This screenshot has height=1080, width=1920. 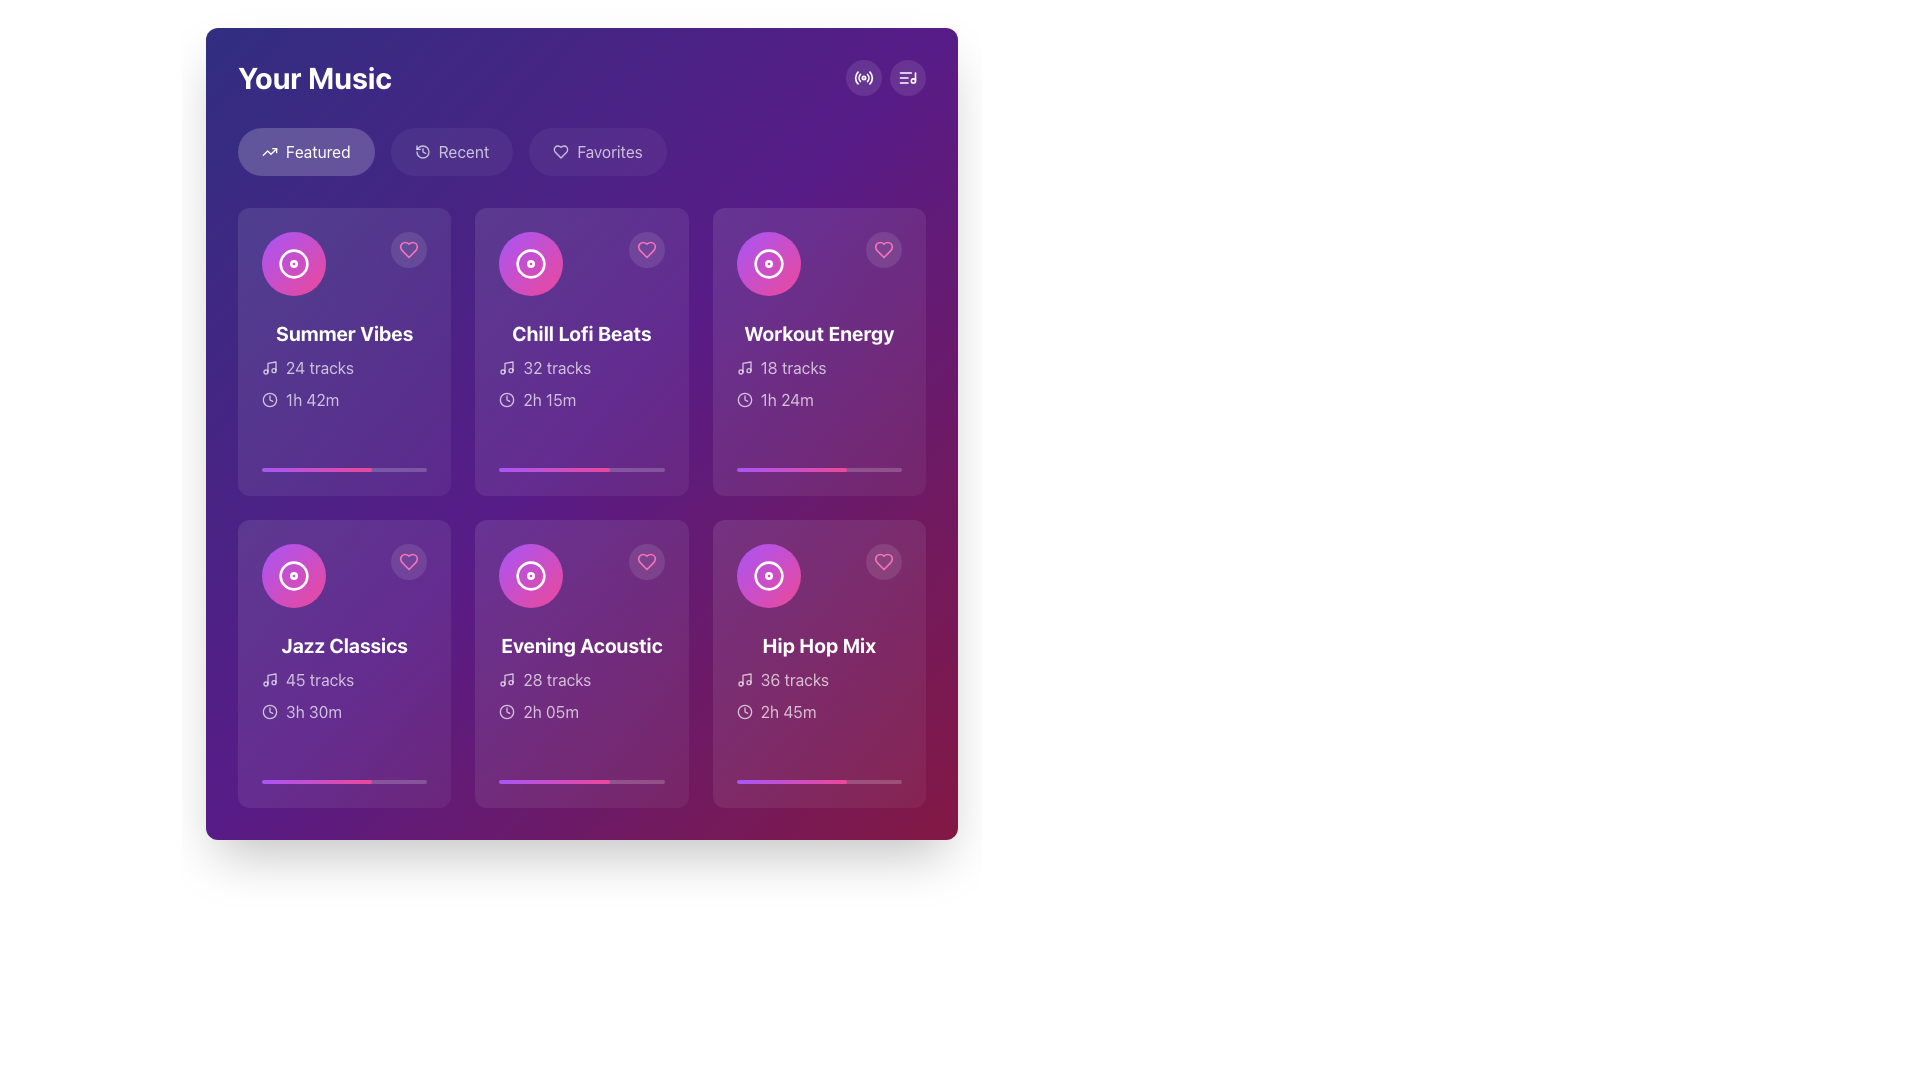 What do you see at coordinates (292, 575) in the screenshot?
I see `the music disc icon, which is a circular disc with a smaller concentric circle in the middle, styled with a gradient color transitioning from pink to purple, located in the middle of the card labeled 'Jazz Classics' in the Featured section` at bounding box center [292, 575].